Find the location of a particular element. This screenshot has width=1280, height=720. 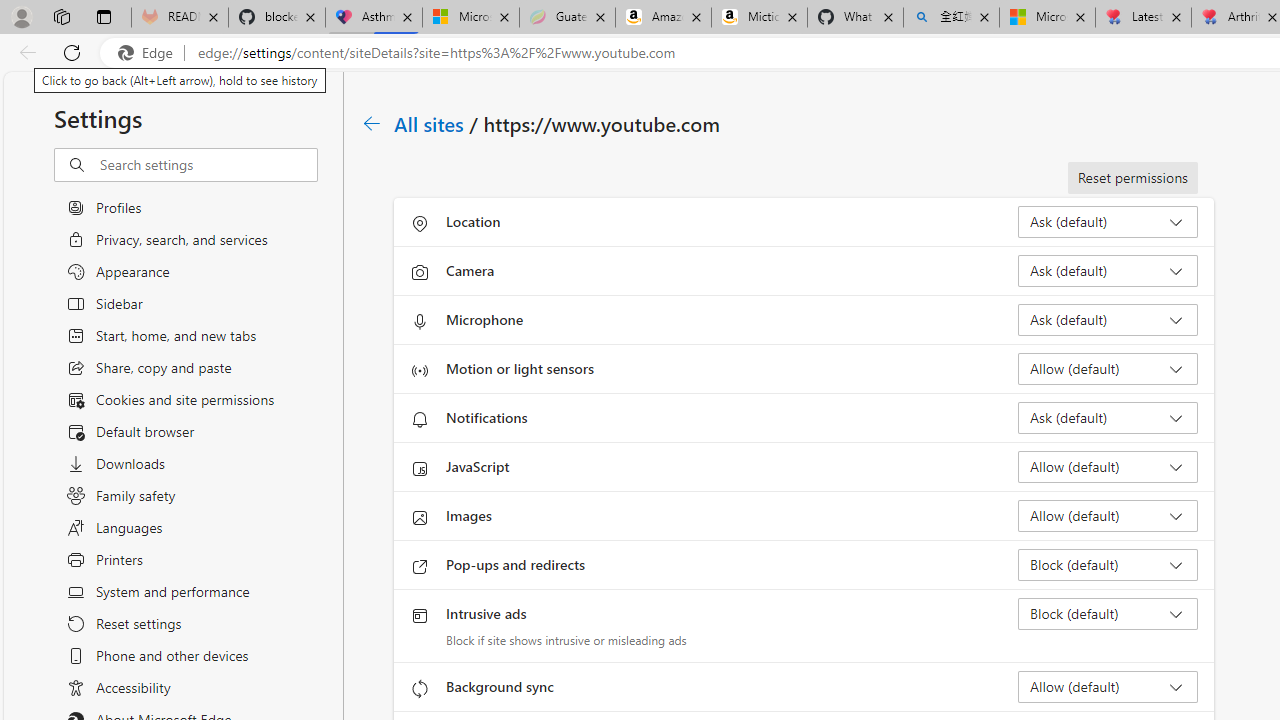

'Location Ask (default)' is located at coordinates (1106, 222).